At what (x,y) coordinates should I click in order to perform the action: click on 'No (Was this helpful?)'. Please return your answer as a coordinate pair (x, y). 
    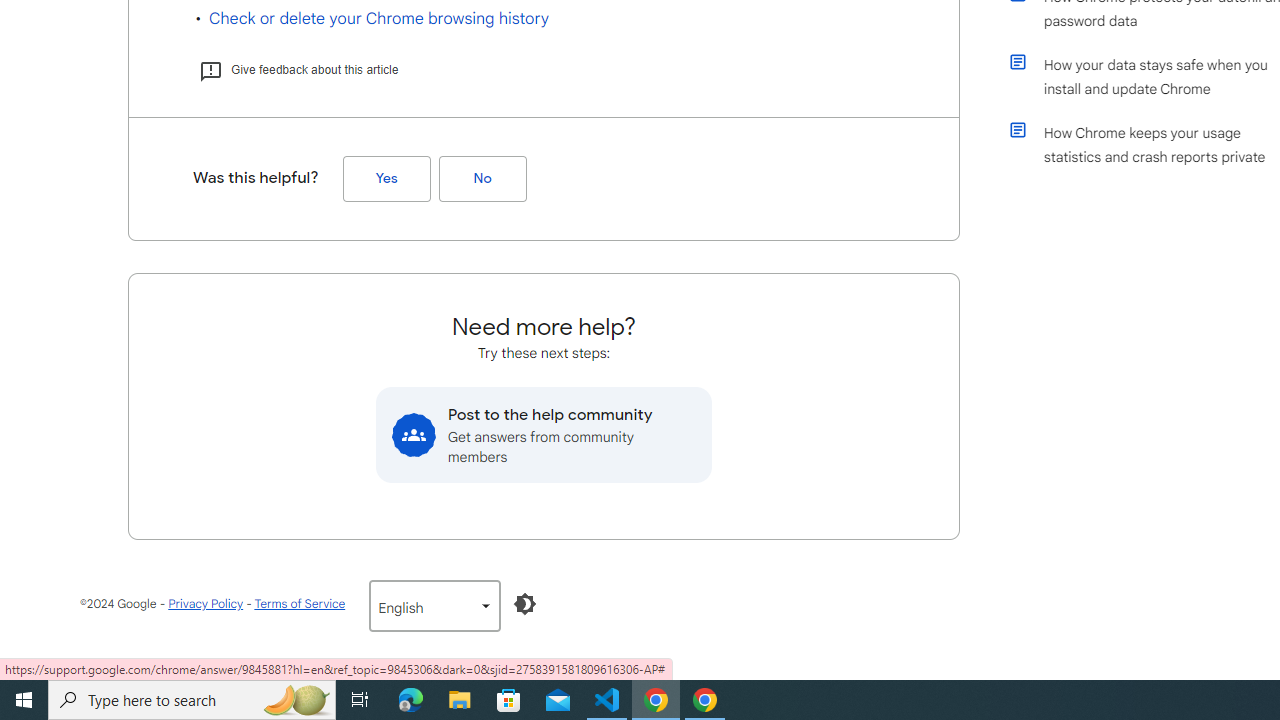
    Looking at the image, I should click on (482, 178).